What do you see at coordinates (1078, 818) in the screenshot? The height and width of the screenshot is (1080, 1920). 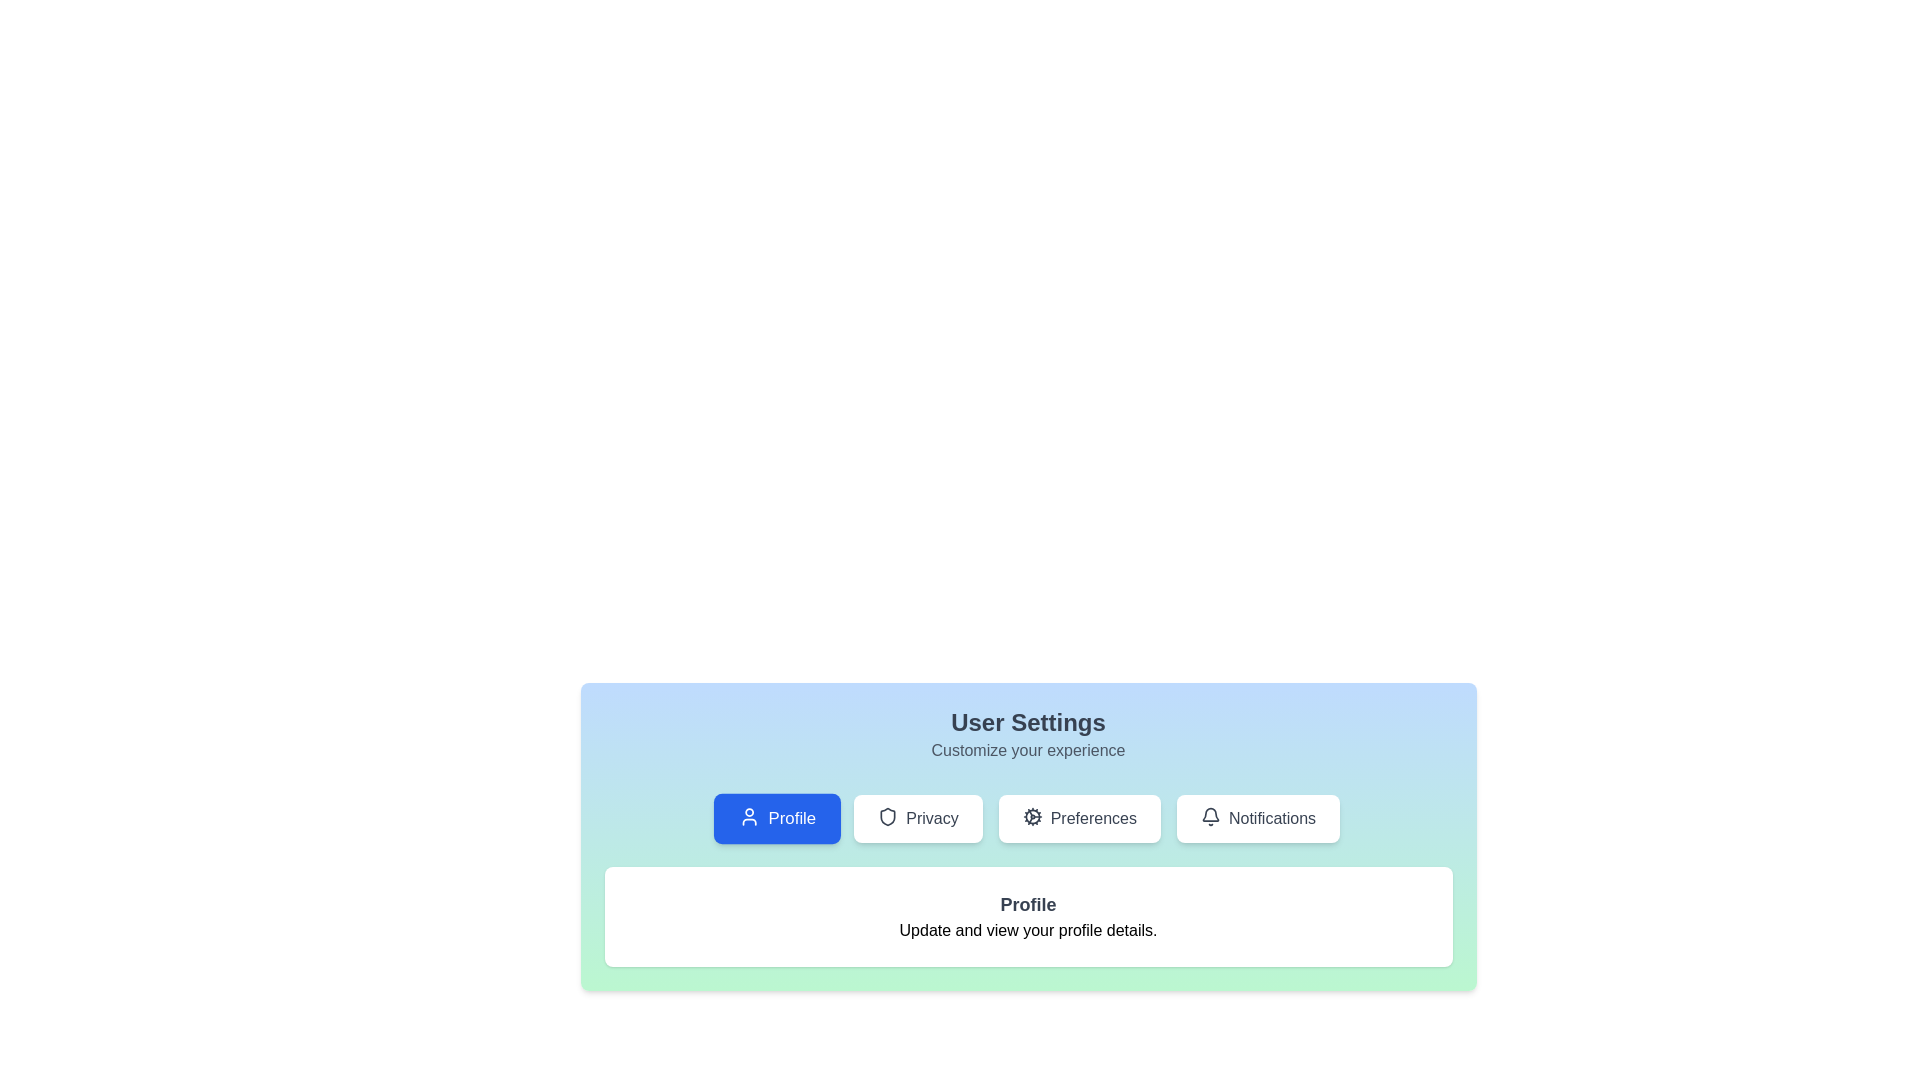 I see `the Preferences tab to view its content` at bounding box center [1078, 818].